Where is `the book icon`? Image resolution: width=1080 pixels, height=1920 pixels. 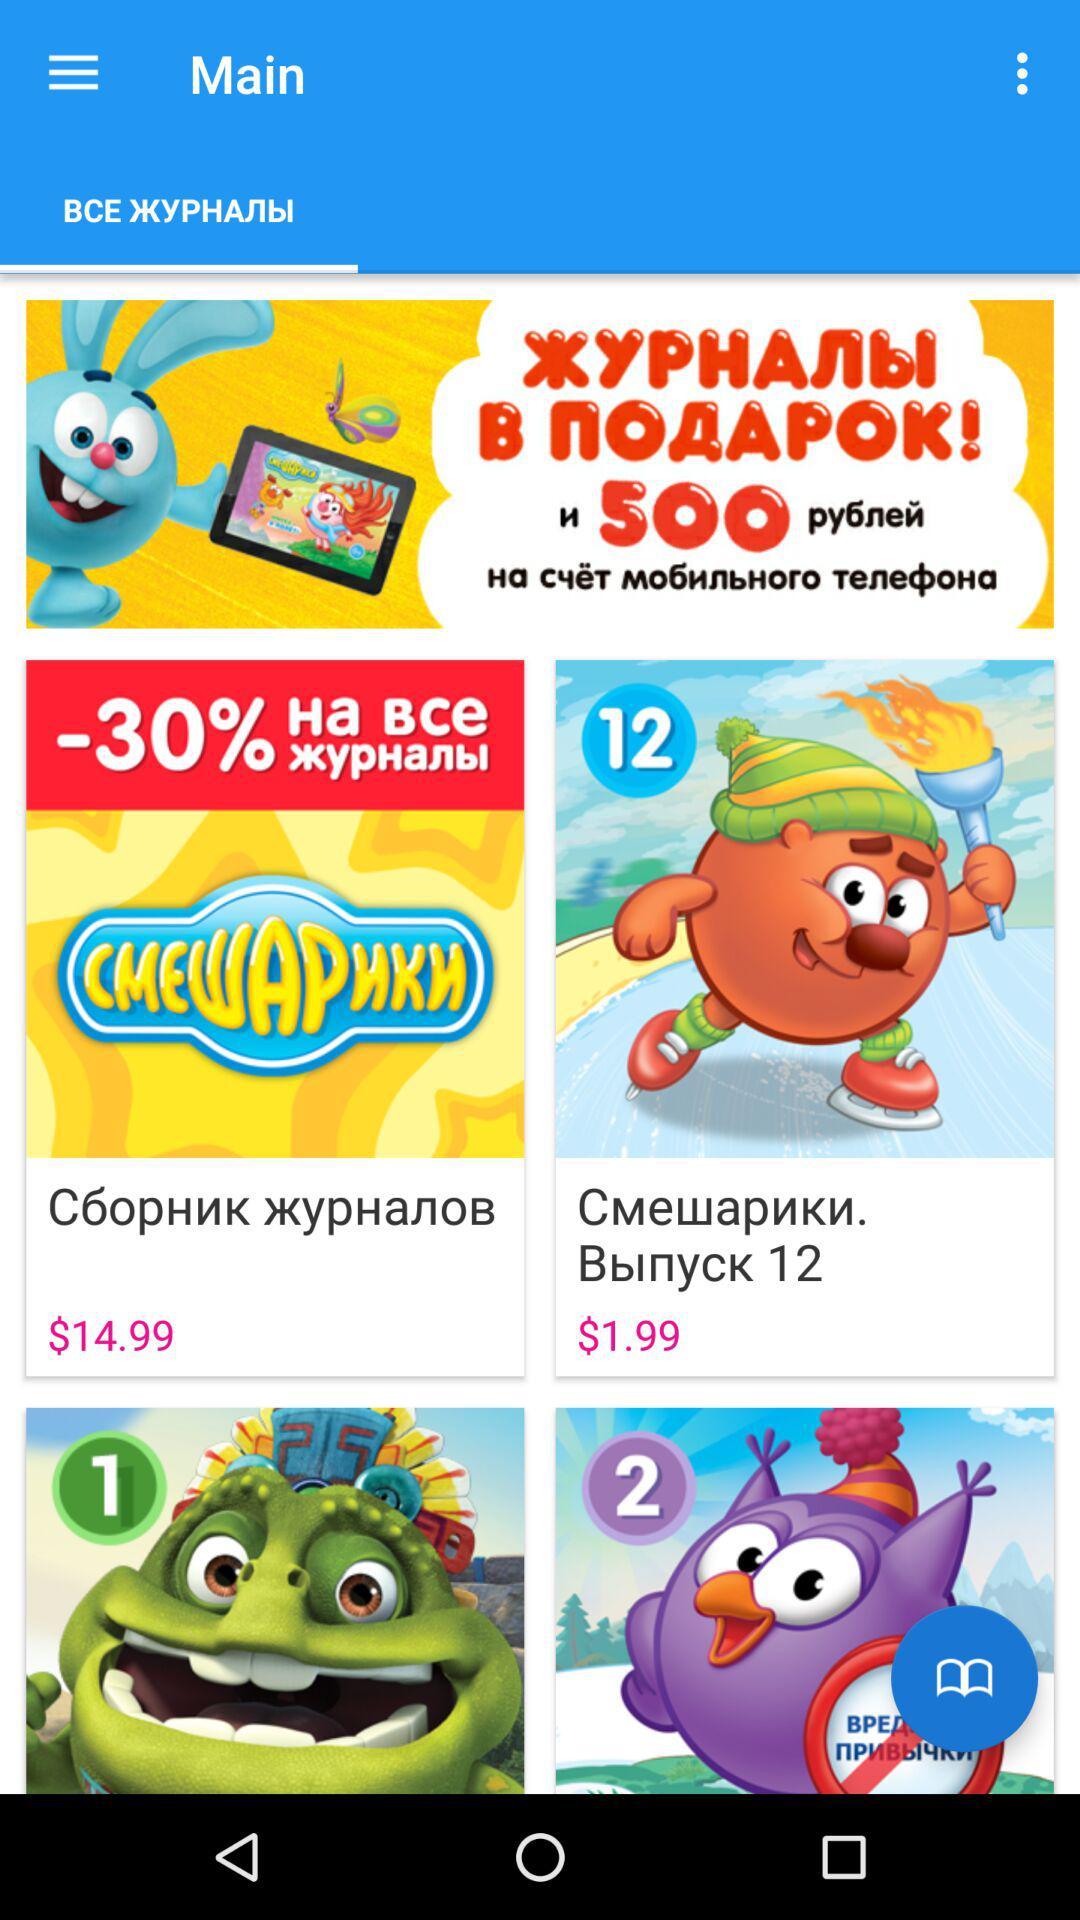
the book icon is located at coordinates (963, 1678).